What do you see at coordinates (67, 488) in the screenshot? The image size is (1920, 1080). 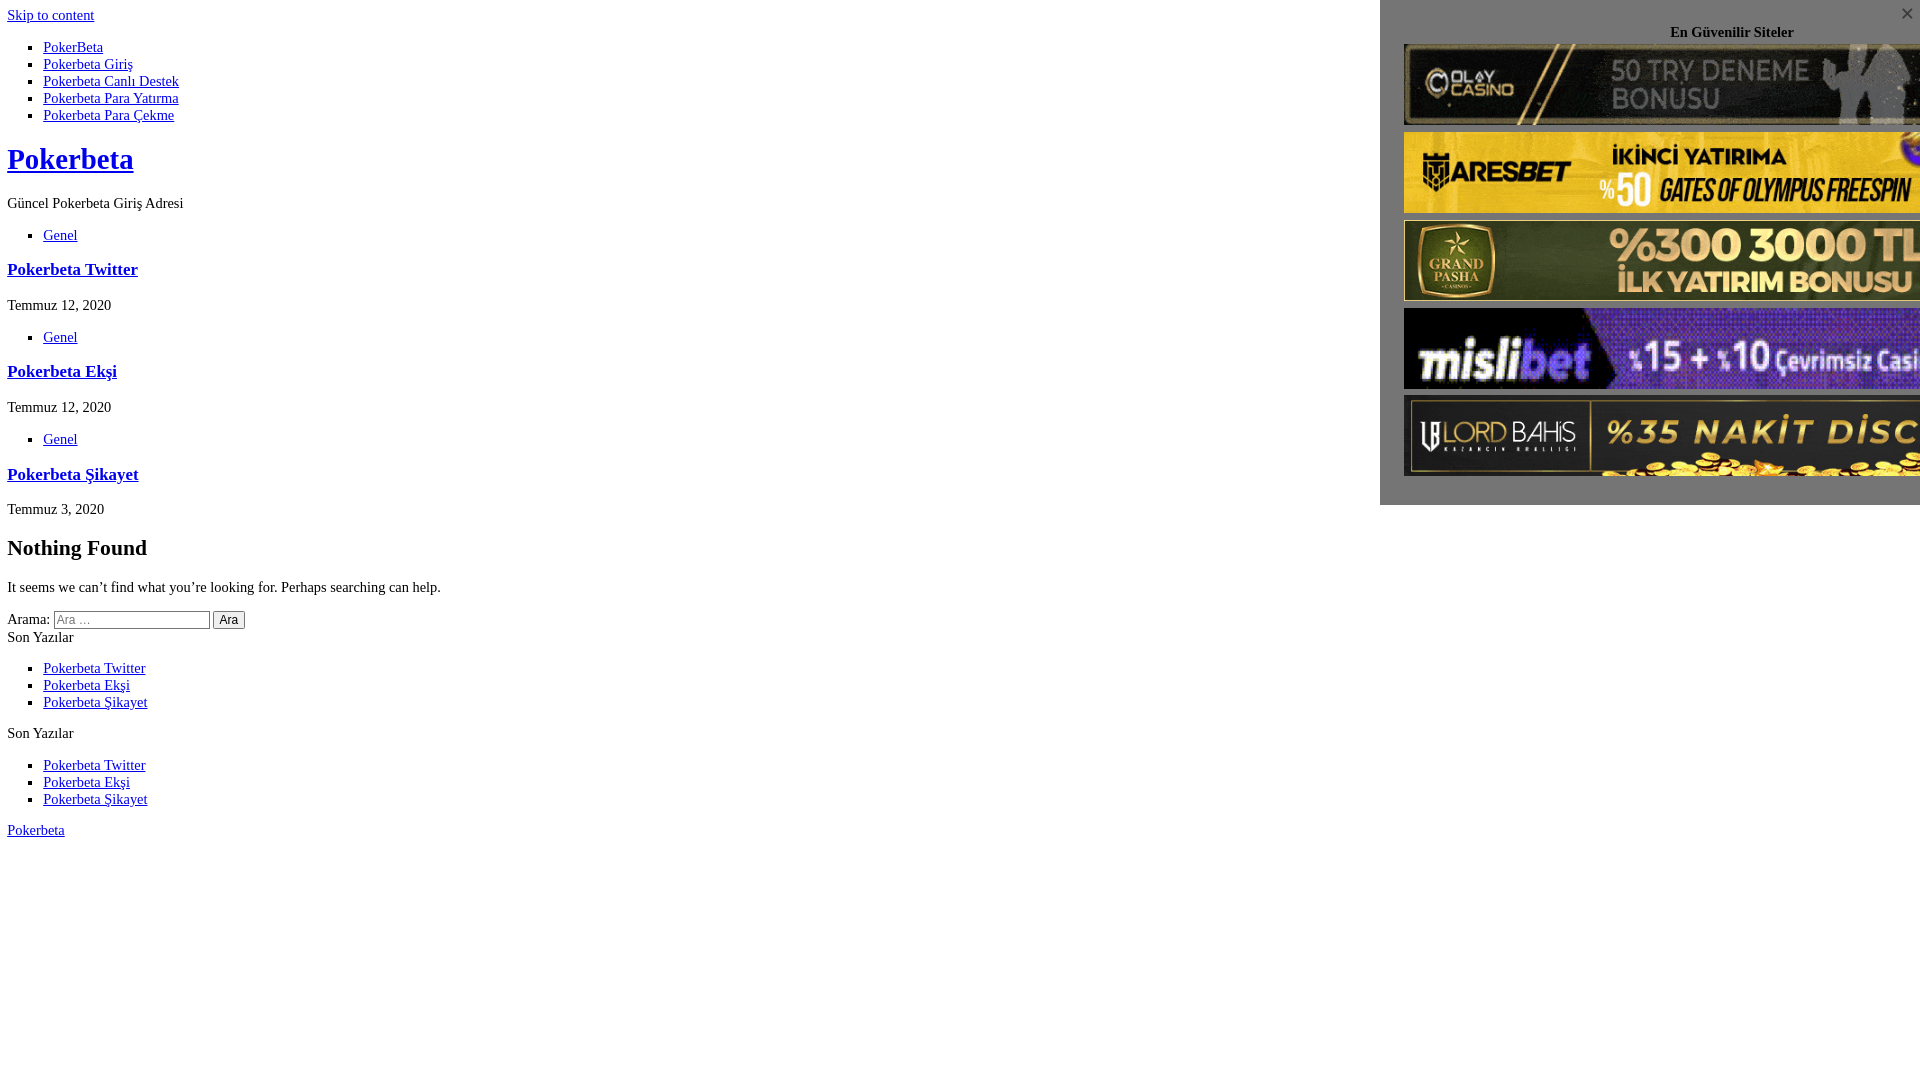 I see `'Genel'` at bounding box center [67, 488].